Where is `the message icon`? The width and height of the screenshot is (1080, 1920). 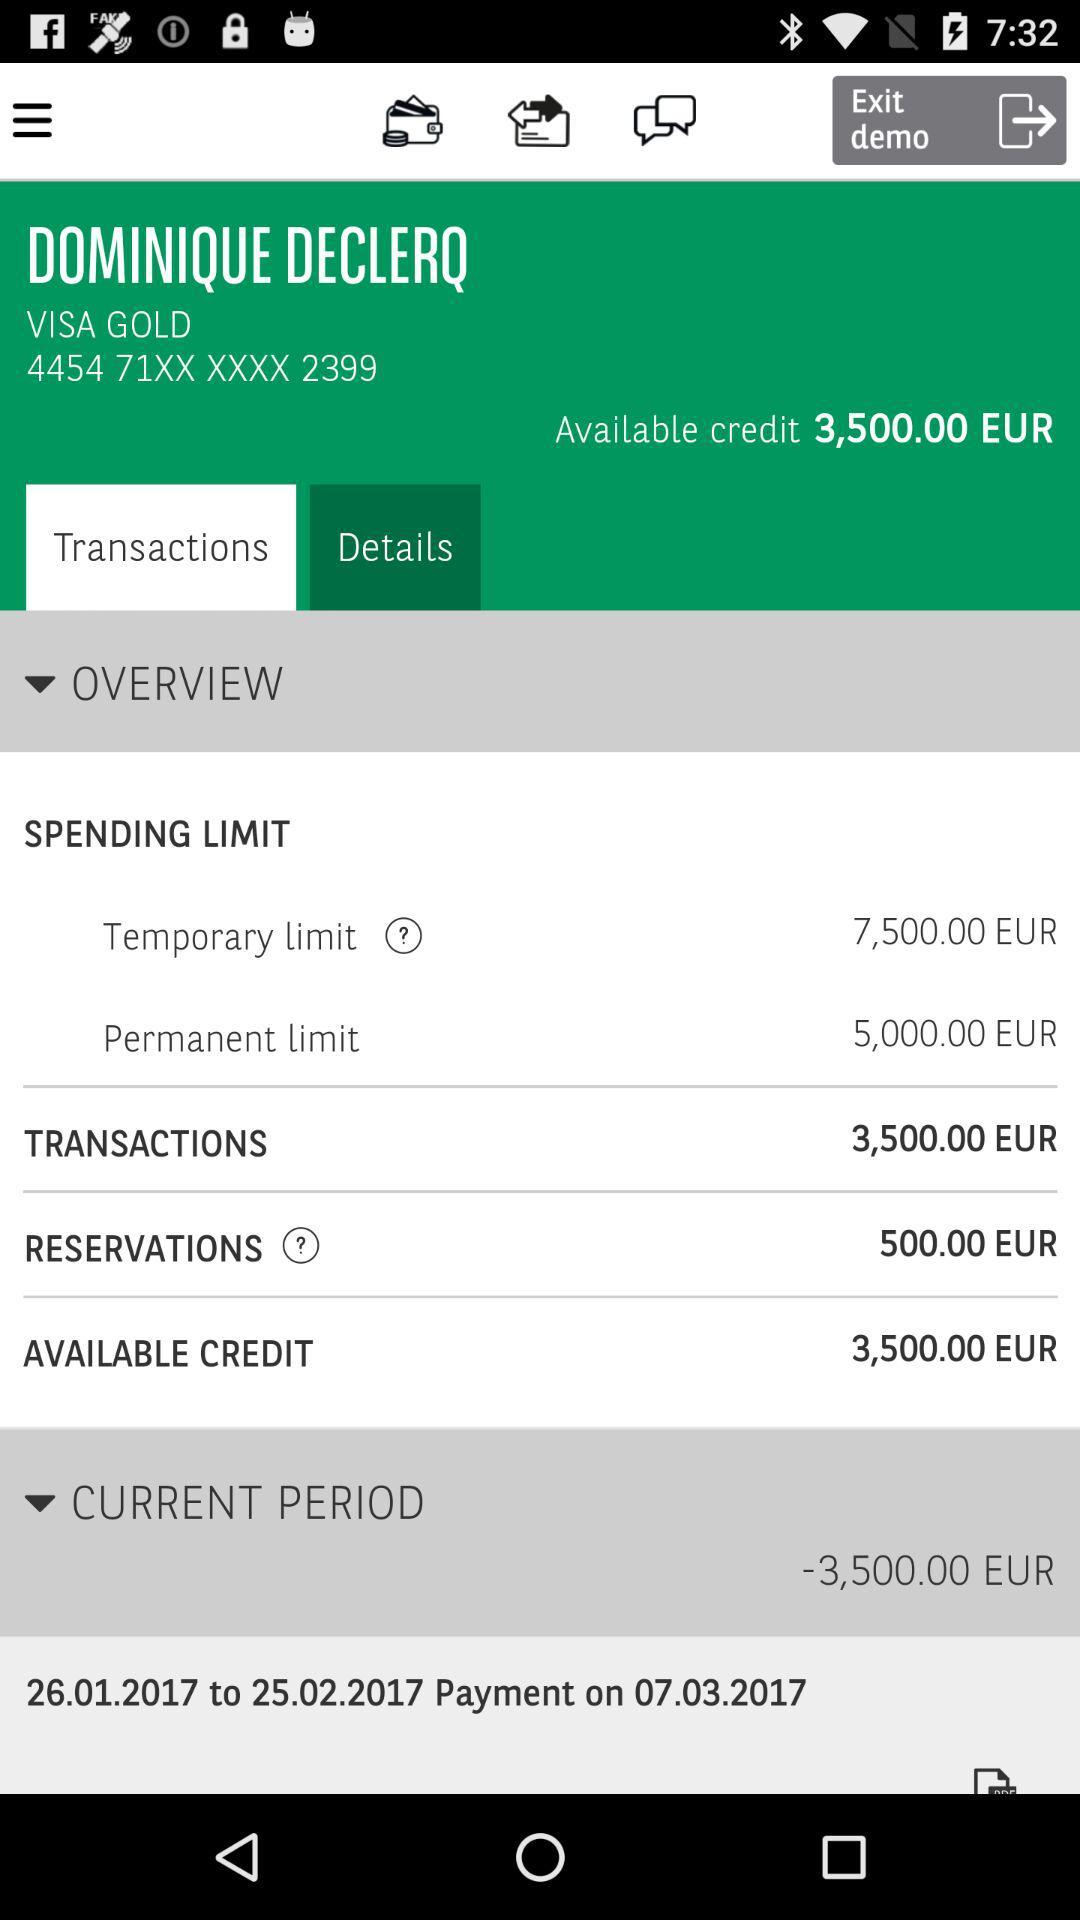
the message icon is located at coordinates (665, 119).